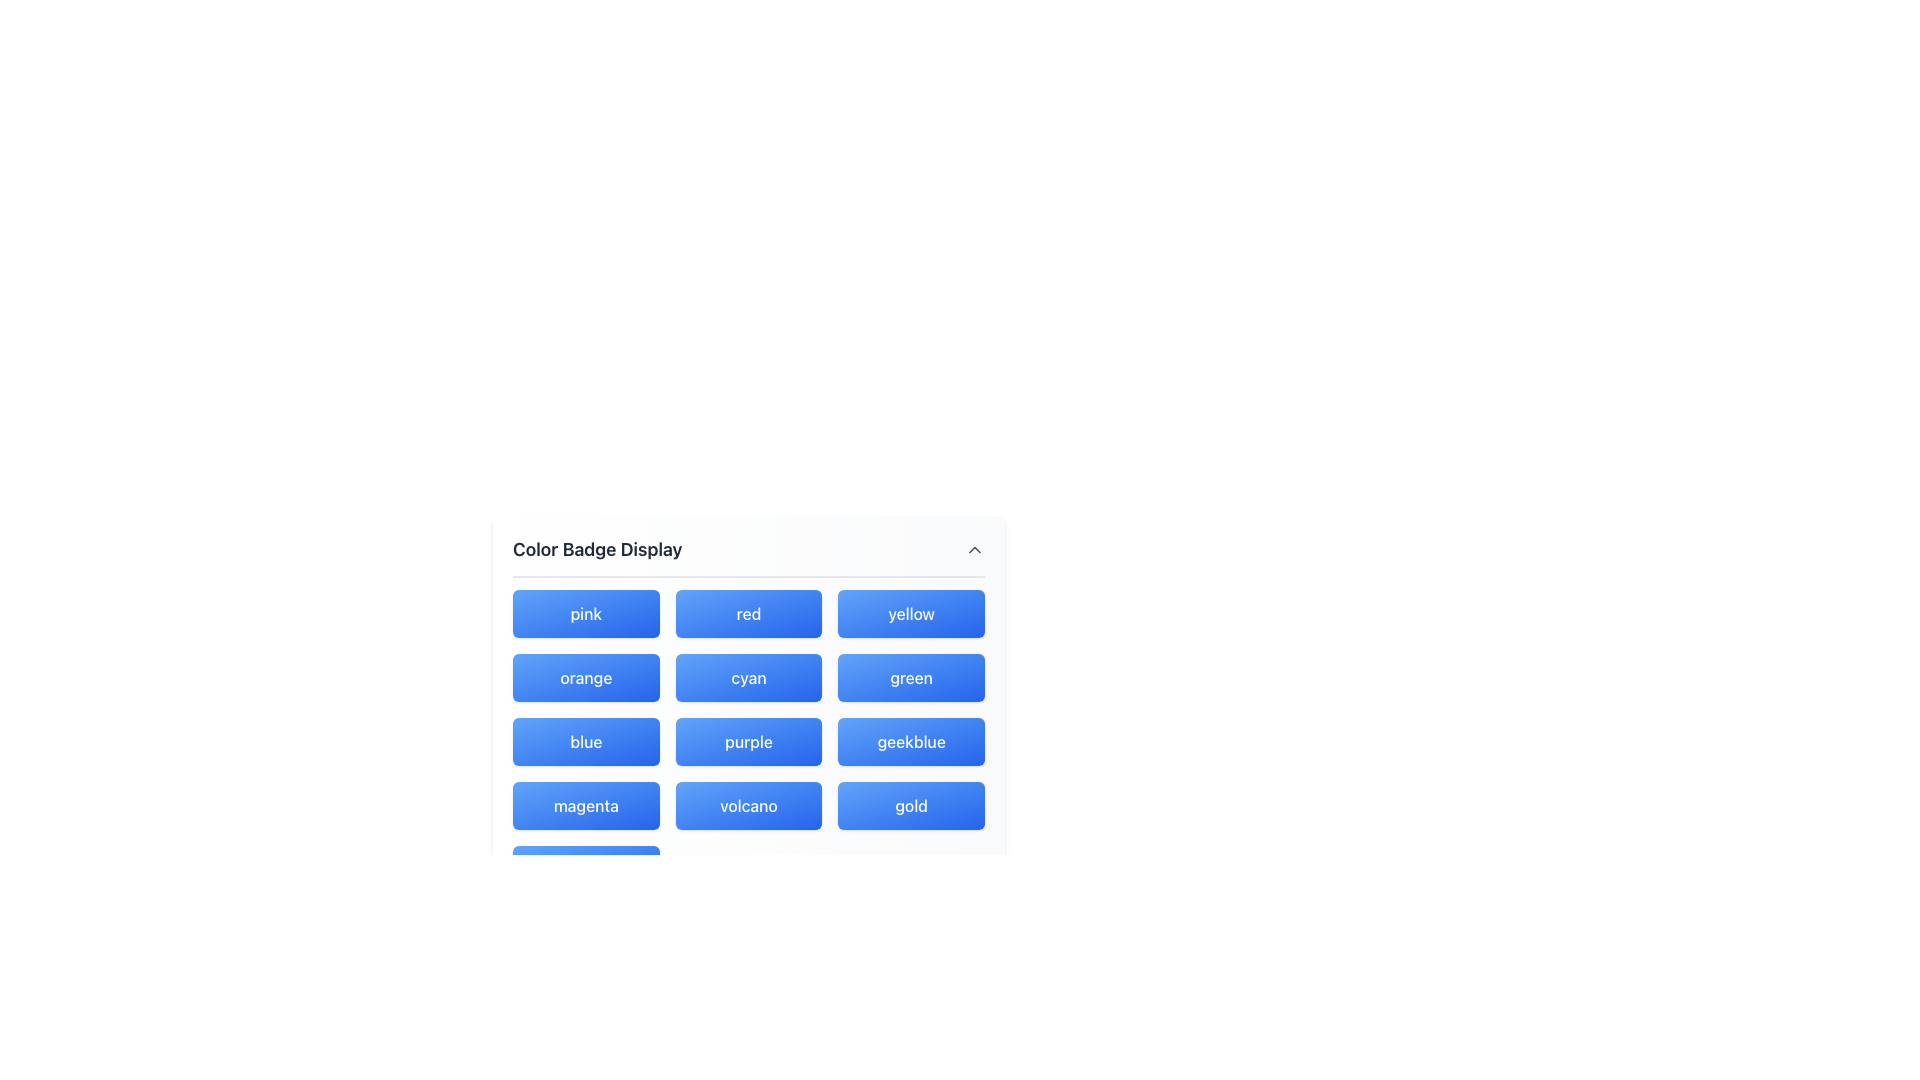 This screenshot has height=1080, width=1920. Describe the element at coordinates (747, 741) in the screenshot. I see `the rectangular badge with the text 'purple', which is the second badge in the fourth row of the grid layout under 'Color Badge Display'` at that location.